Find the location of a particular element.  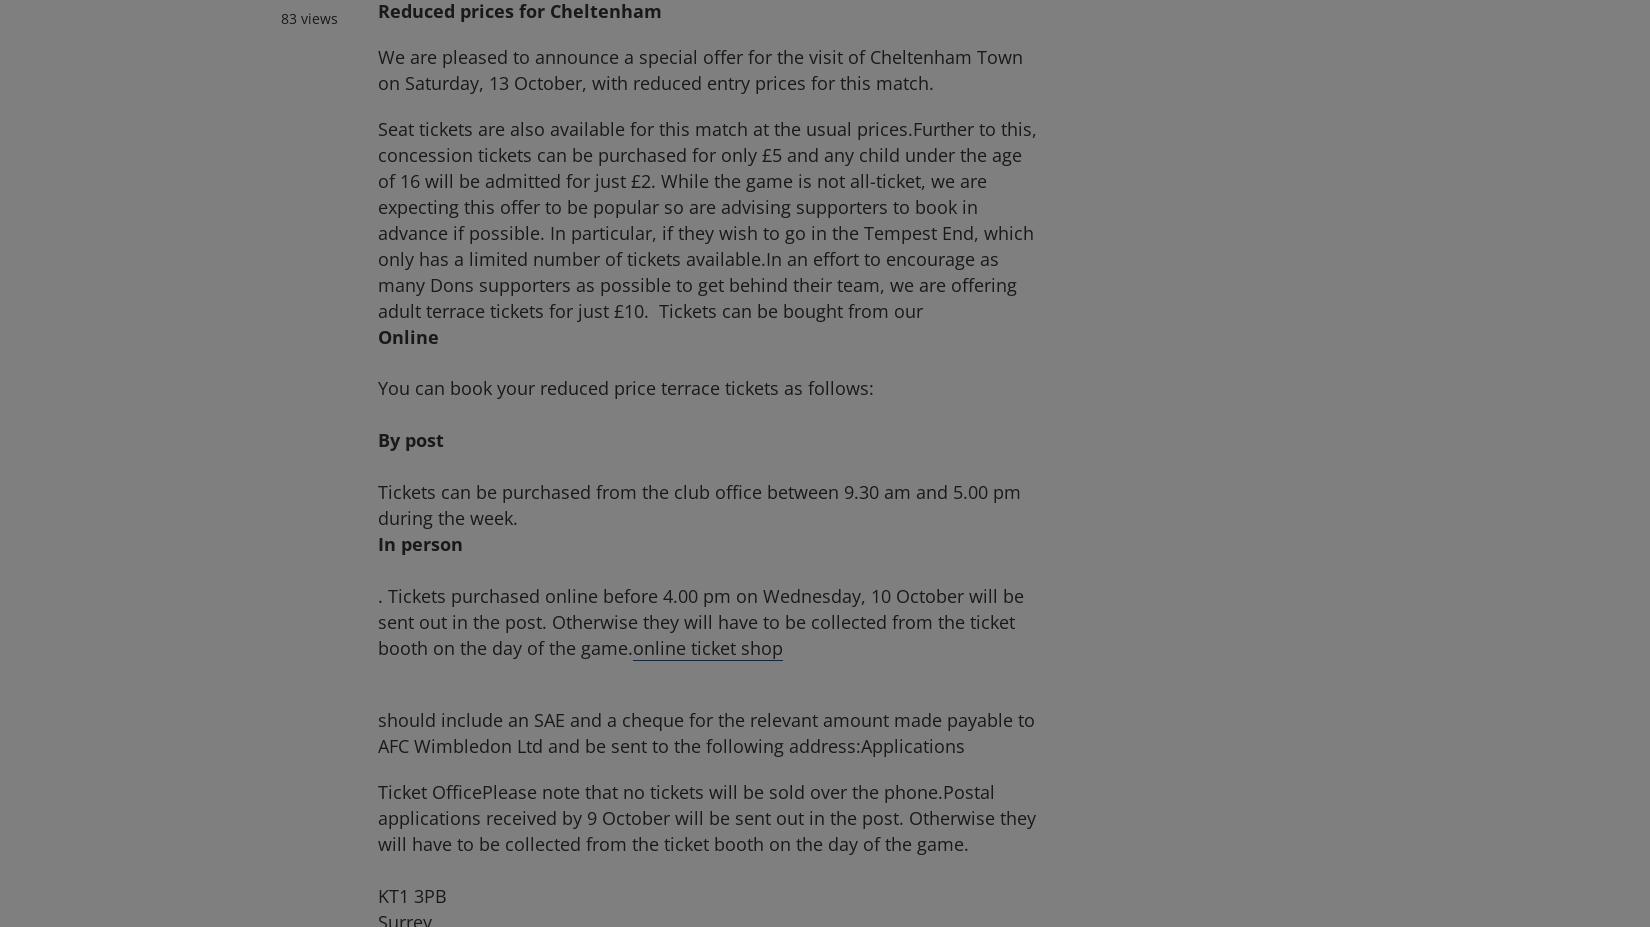

'In person' is located at coordinates (419, 543).